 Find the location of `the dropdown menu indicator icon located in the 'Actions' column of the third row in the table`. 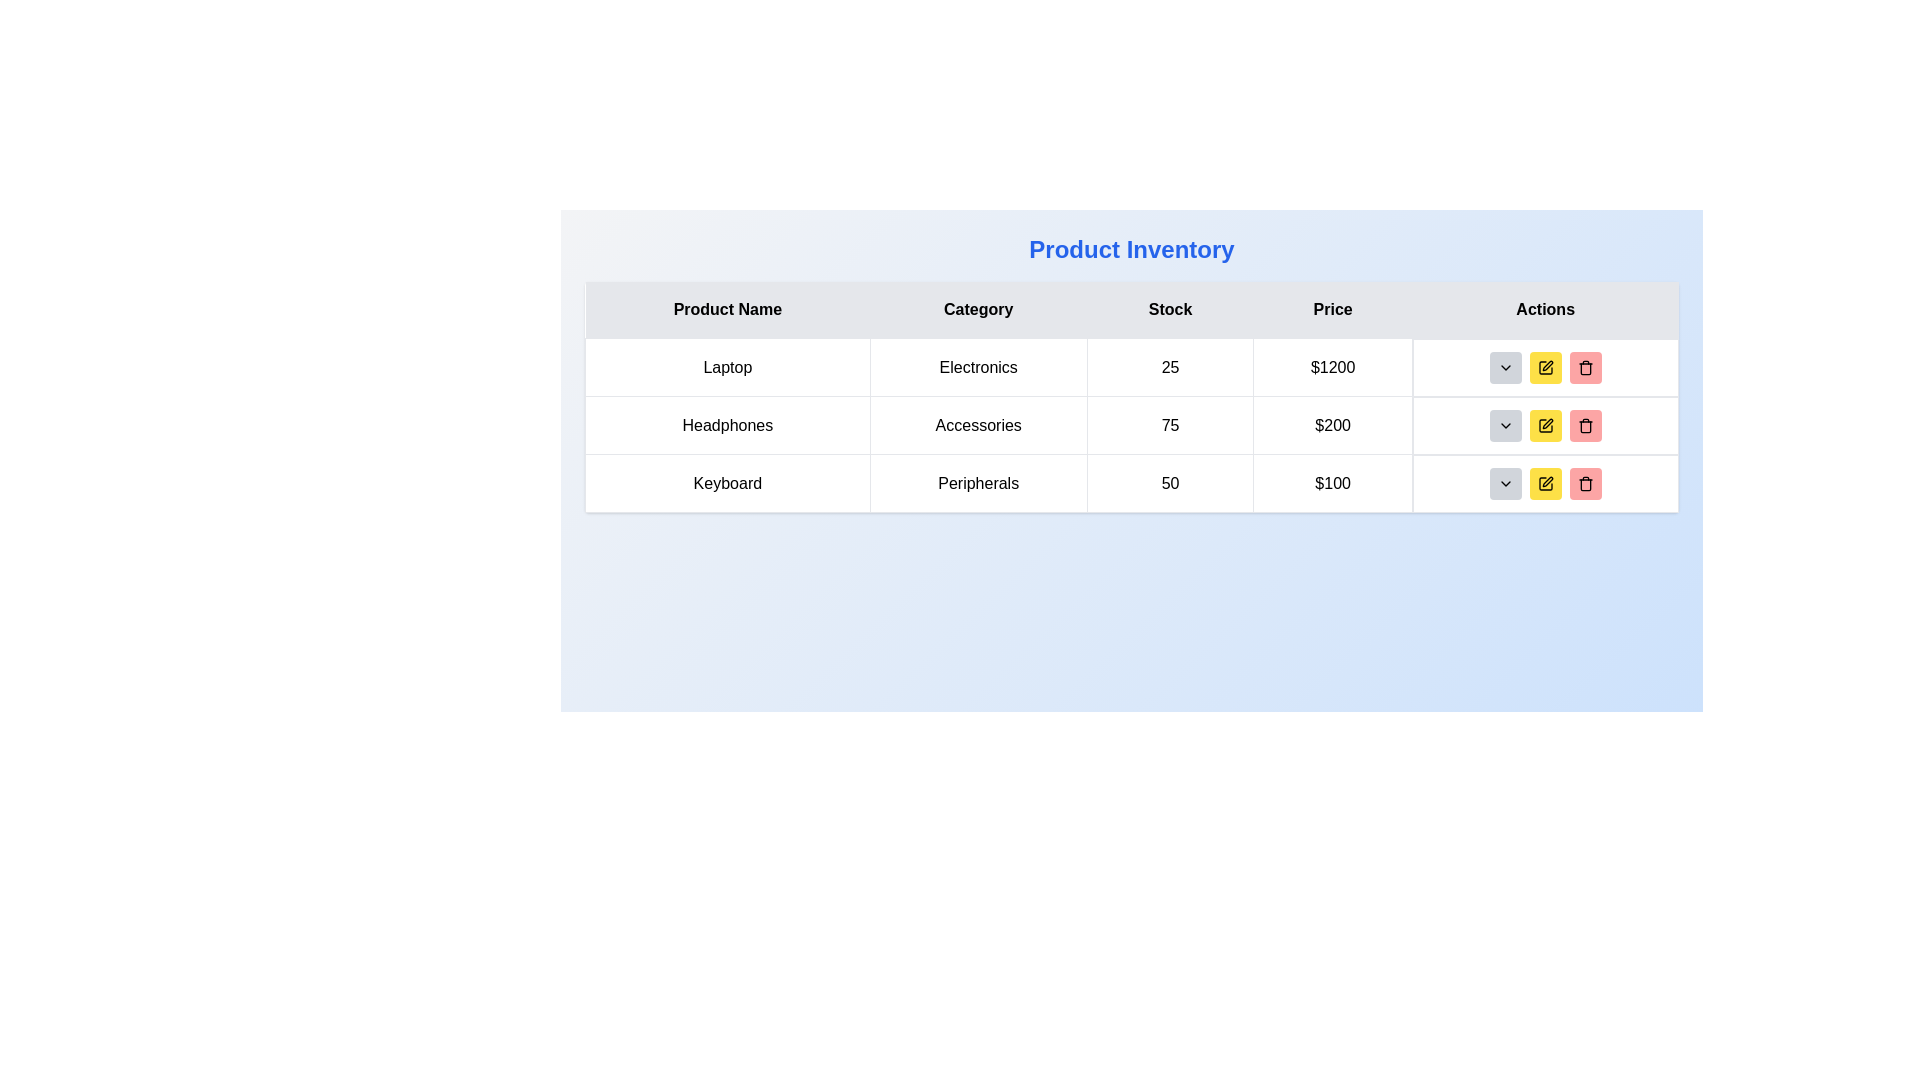

the dropdown menu indicator icon located in the 'Actions' column of the third row in the table is located at coordinates (1505, 483).